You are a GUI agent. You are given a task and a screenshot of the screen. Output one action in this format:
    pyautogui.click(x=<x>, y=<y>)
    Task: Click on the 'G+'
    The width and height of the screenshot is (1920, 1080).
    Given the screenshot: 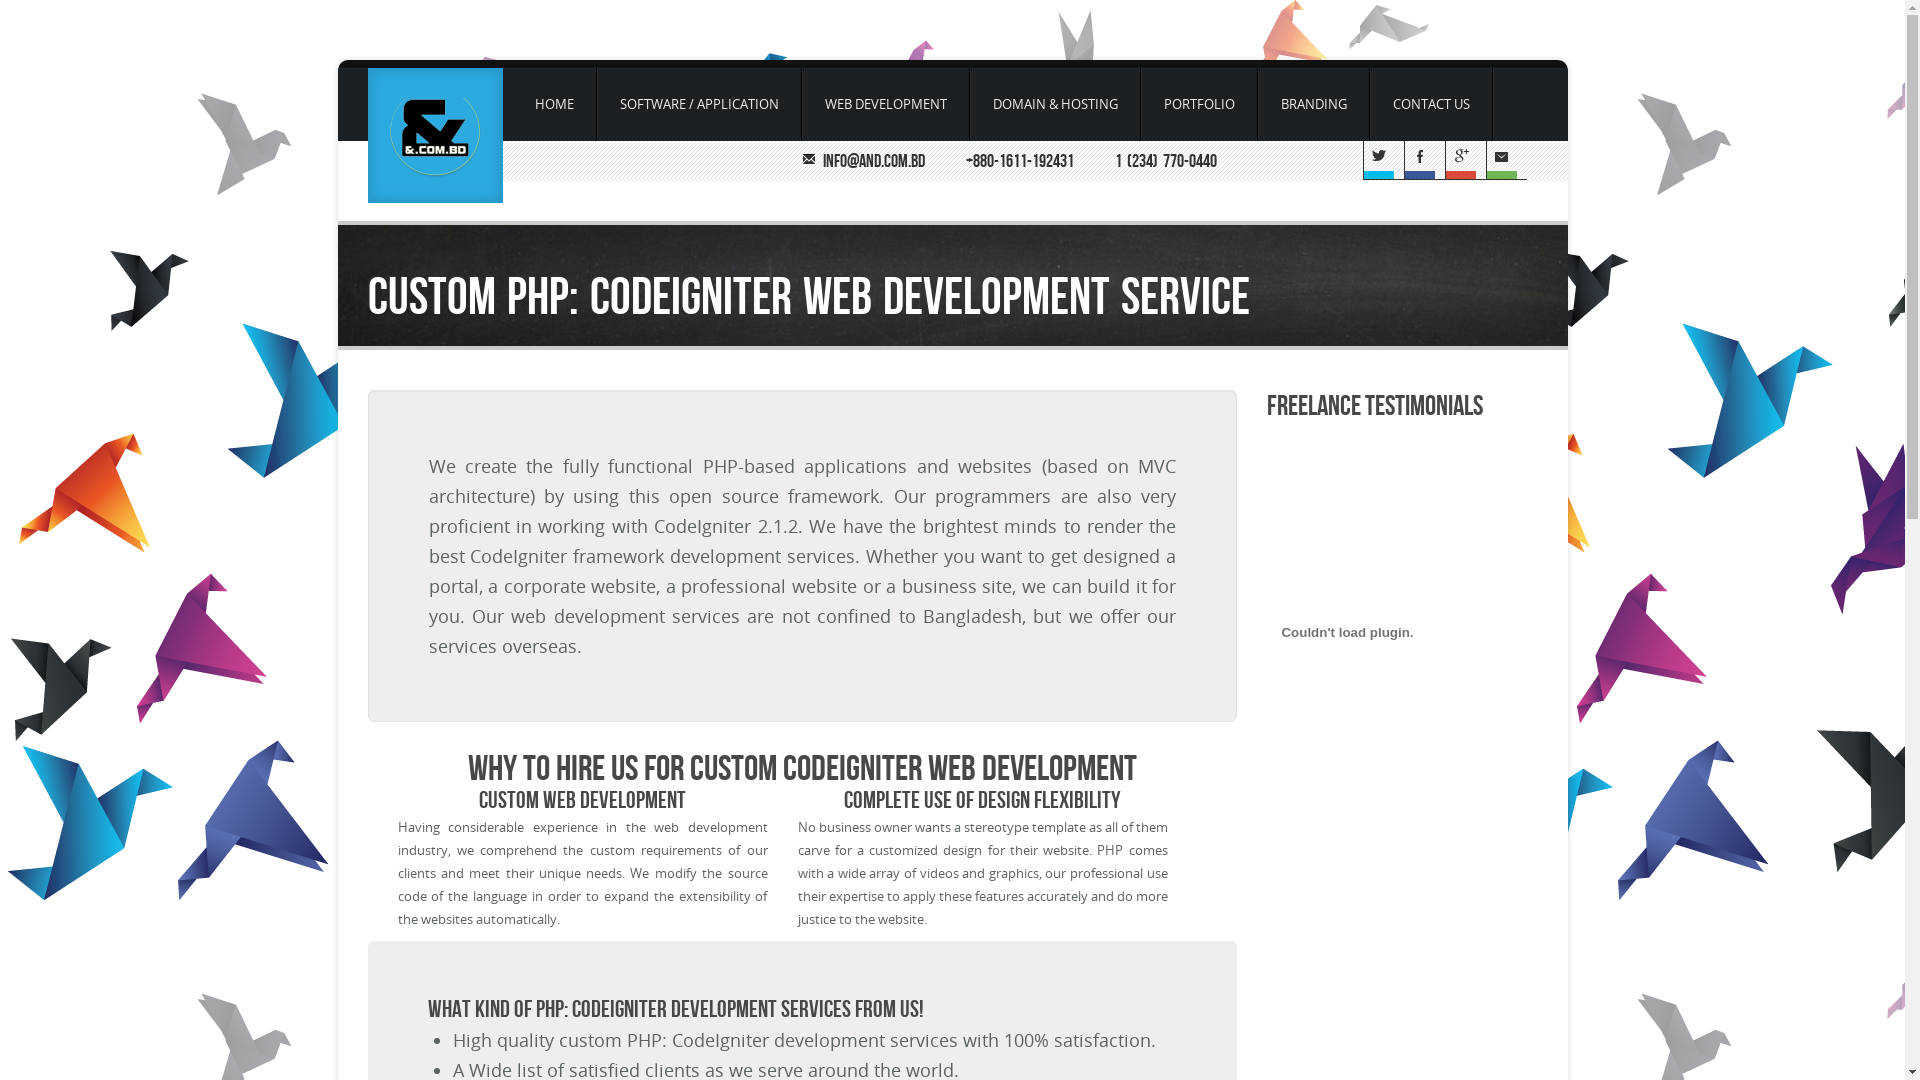 What is the action you would take?
    pyautogui.click(x=1465, y=159)
    